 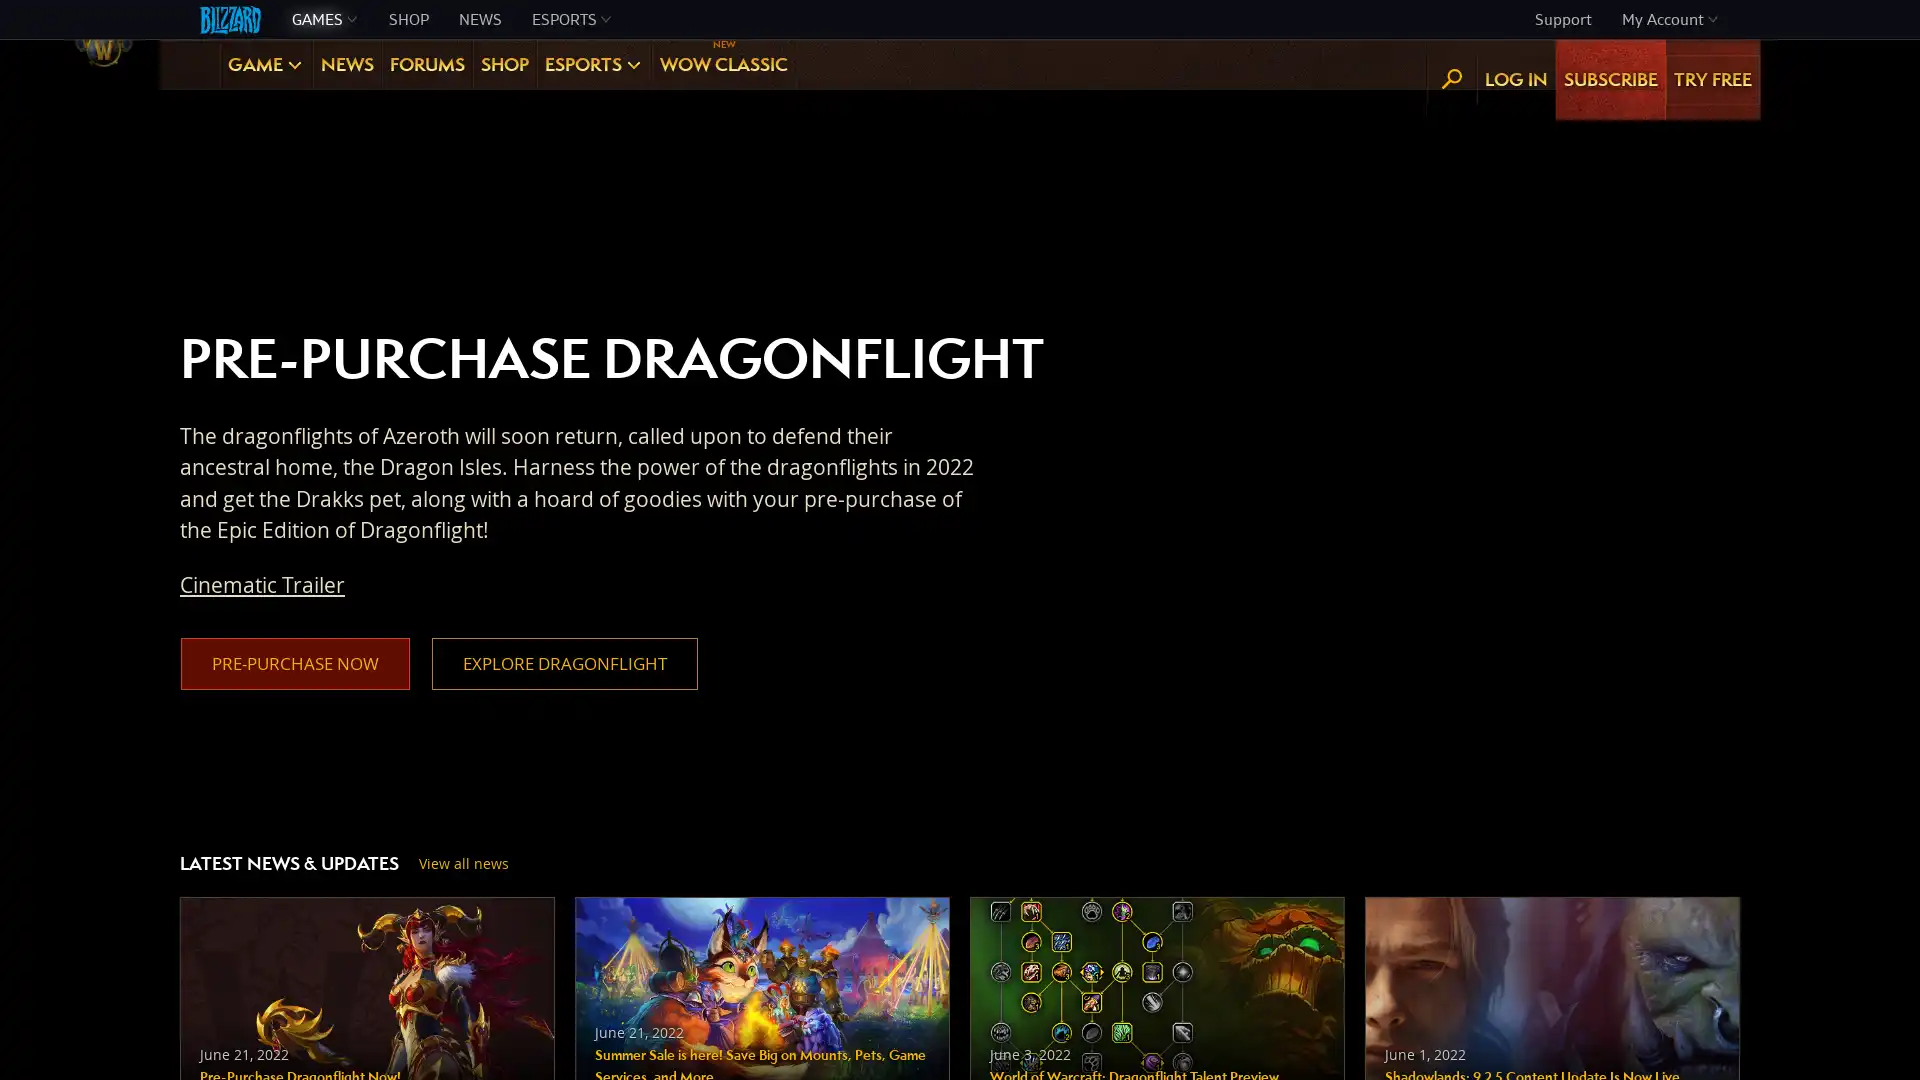 What do you see at coordinates (261, 584) in the screenshot?
I see `Cinematic Trailer` at bounding box center [261, 584].